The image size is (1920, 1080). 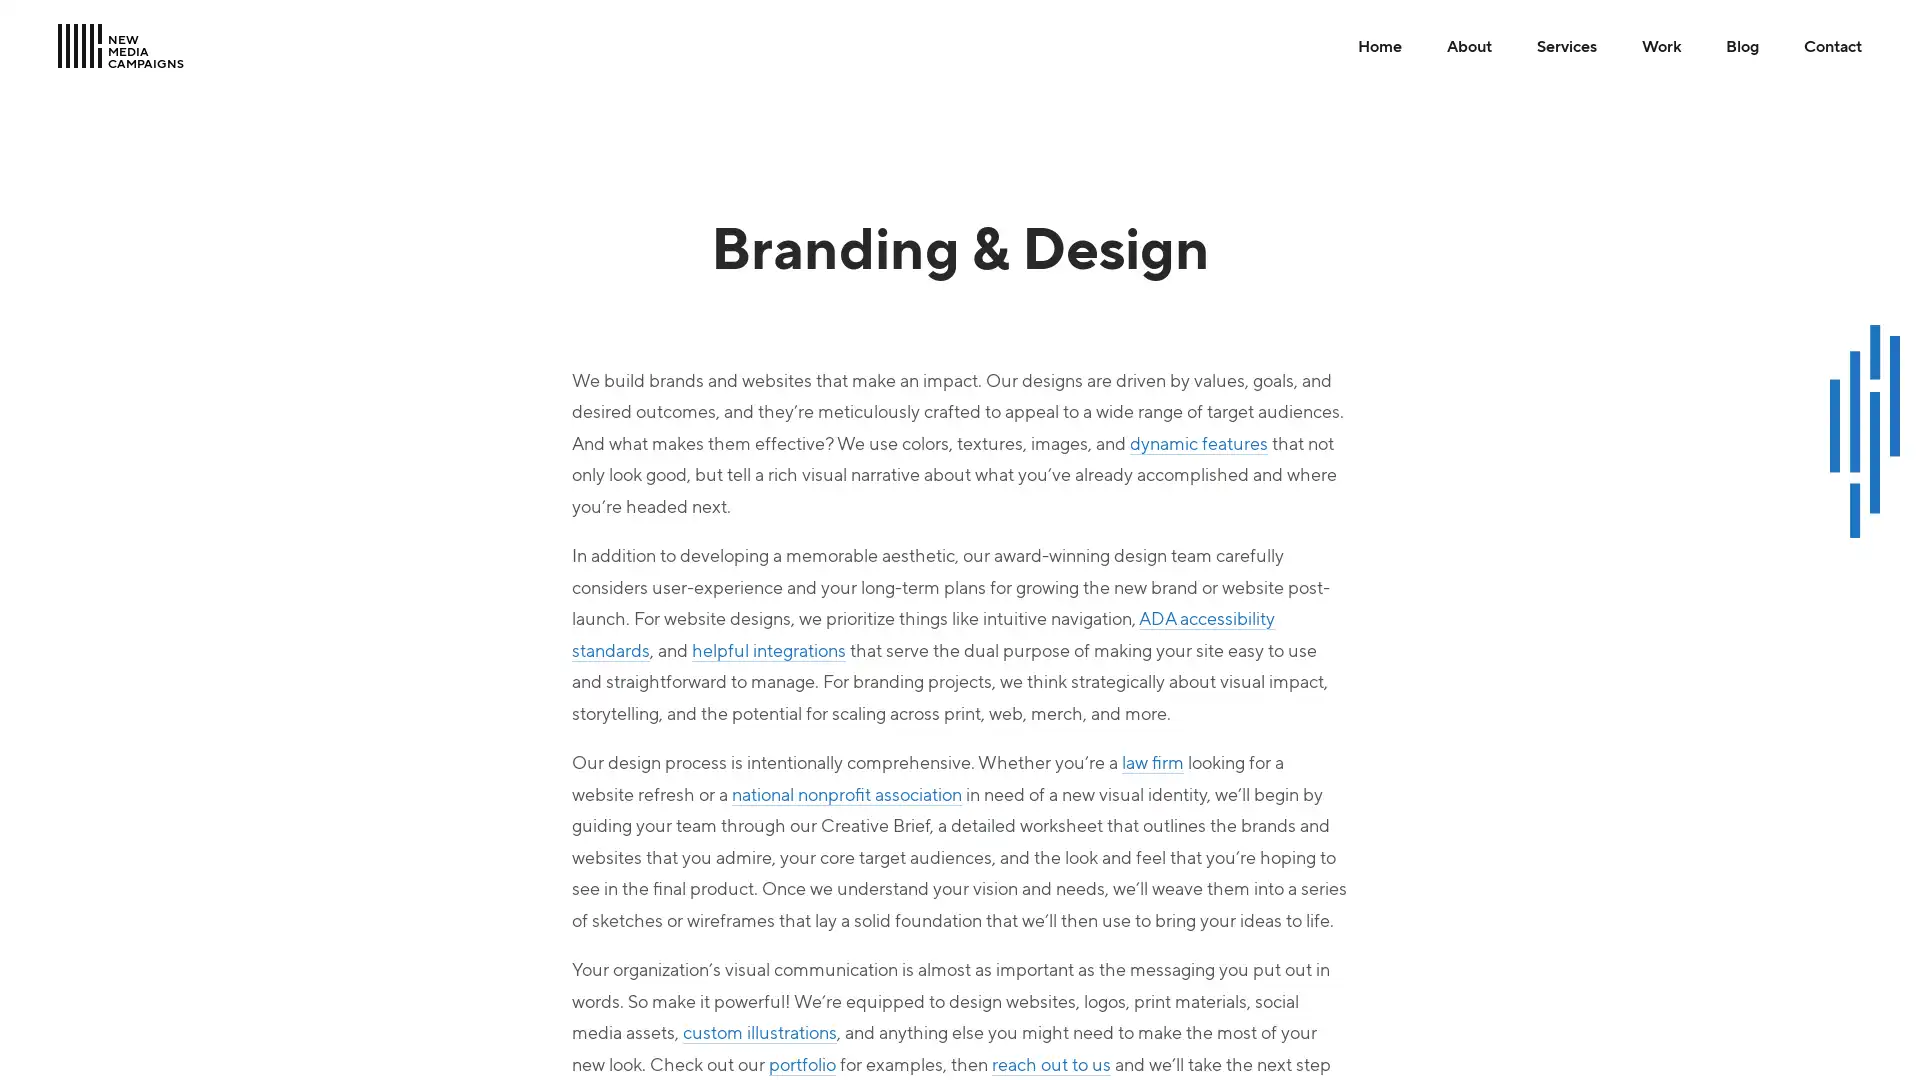 What do you see at coordinates (20, 20) in the screenshot?
I see `Skip to Main Content` at bounding box center [20, 20].